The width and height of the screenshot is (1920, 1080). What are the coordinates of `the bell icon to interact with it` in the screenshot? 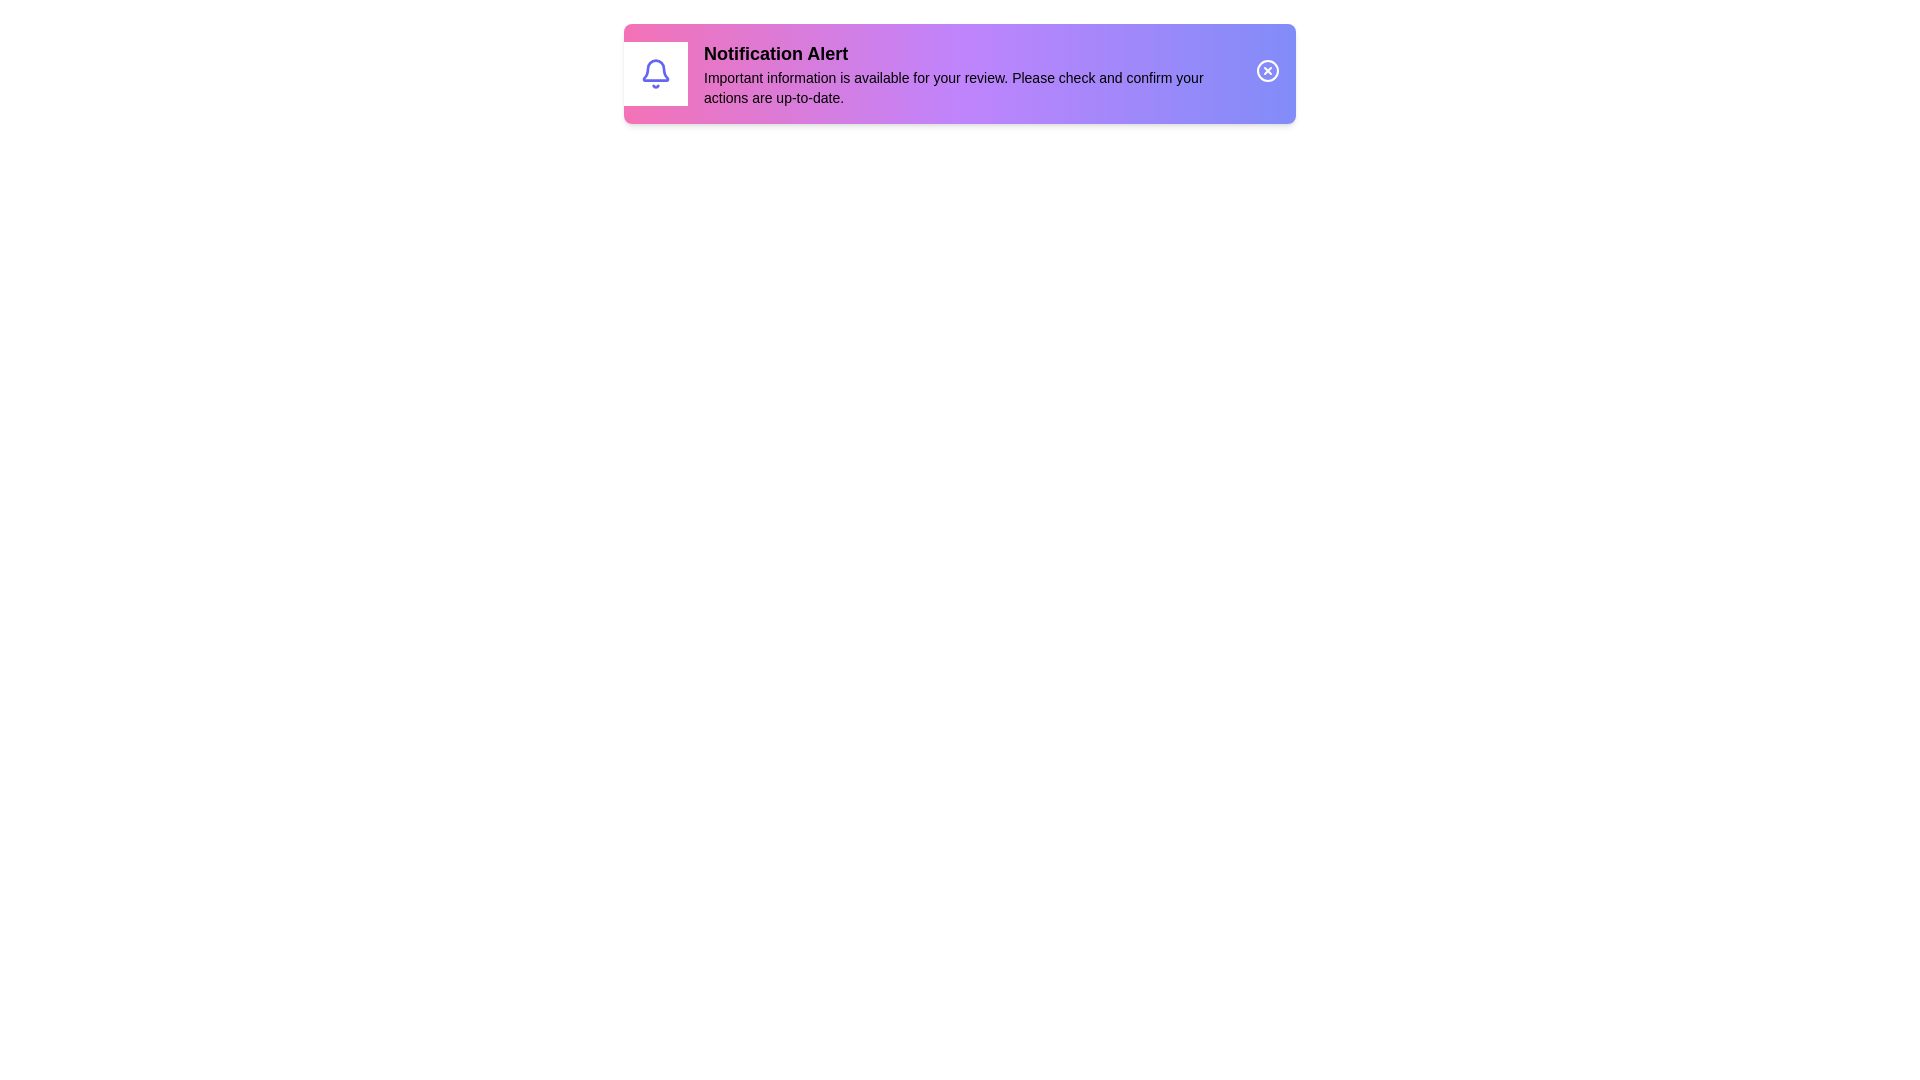 It's located at (656, 72).